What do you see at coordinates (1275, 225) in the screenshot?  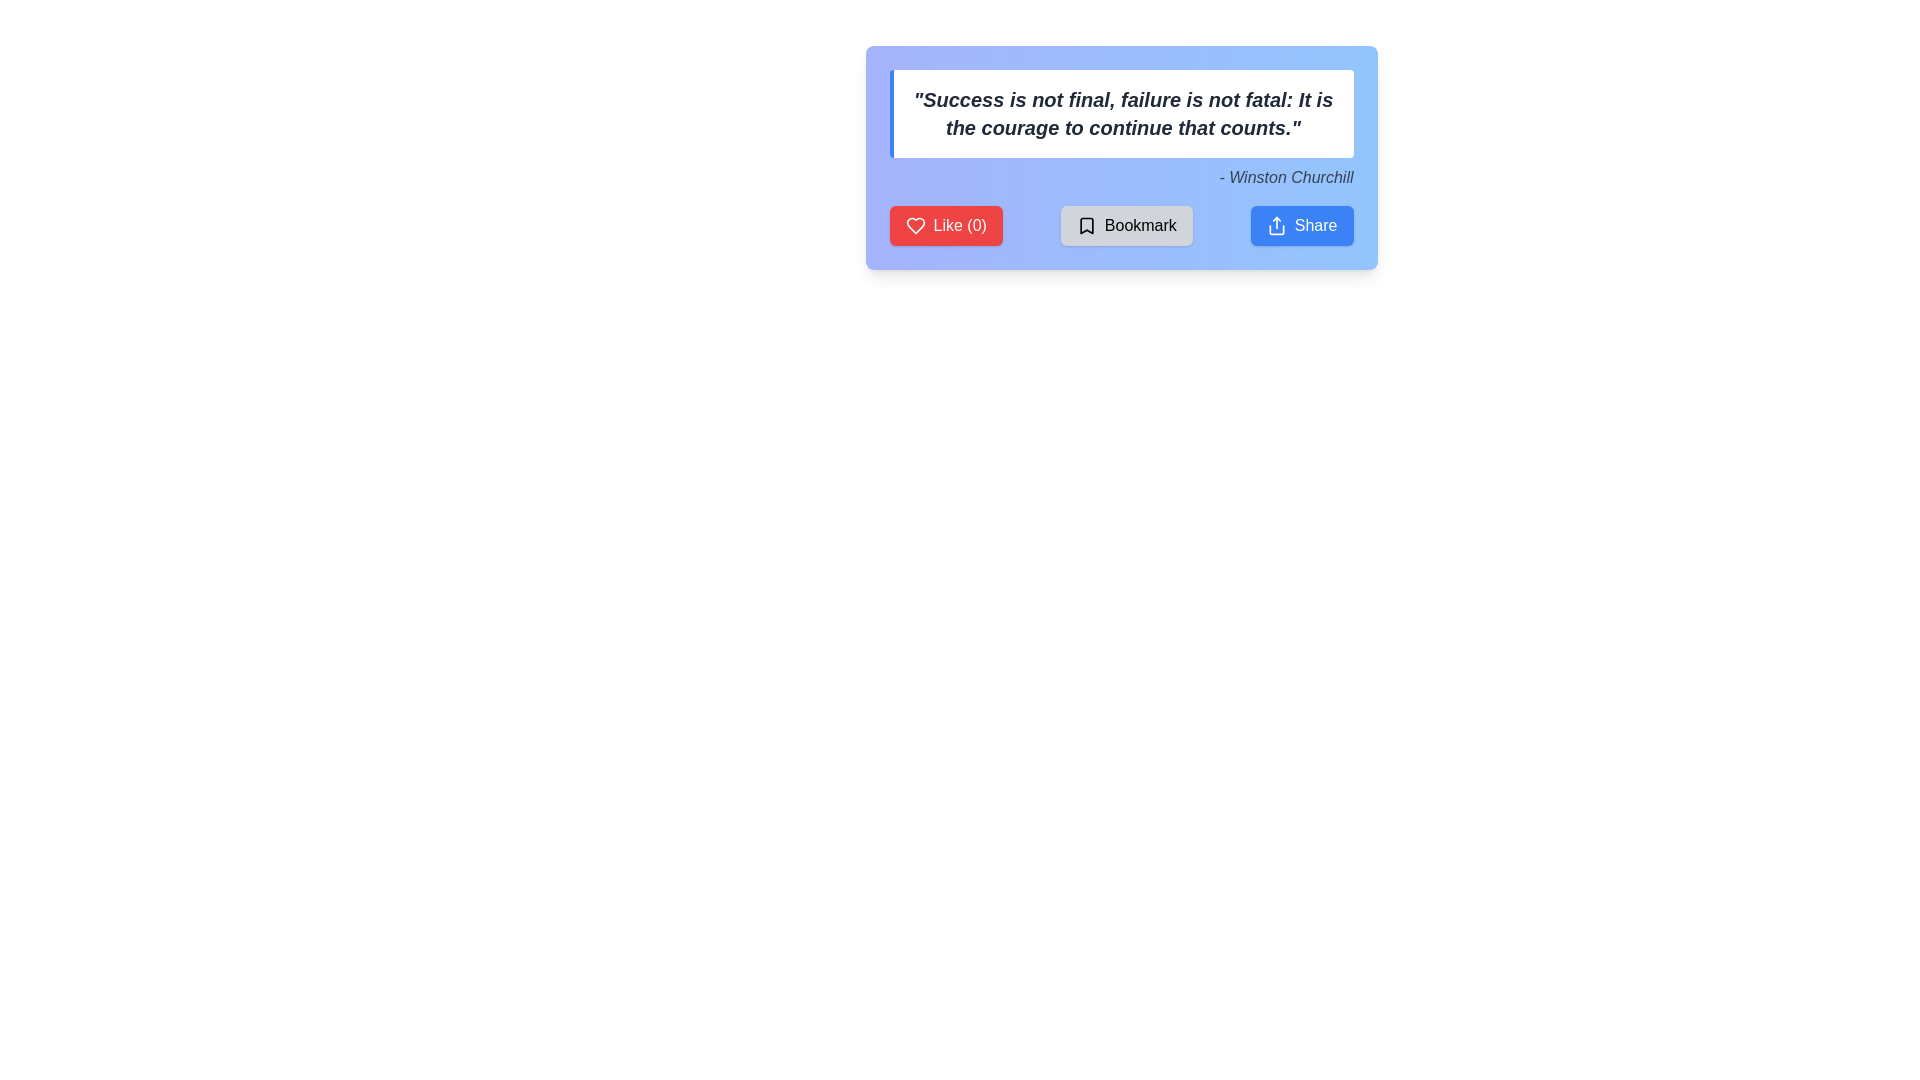 I see `the share icon located at the start of the blue button labeled 'Share', positioned to the far right of a group of three buttons beneath a quote section` at bounding box center [1275, 225].